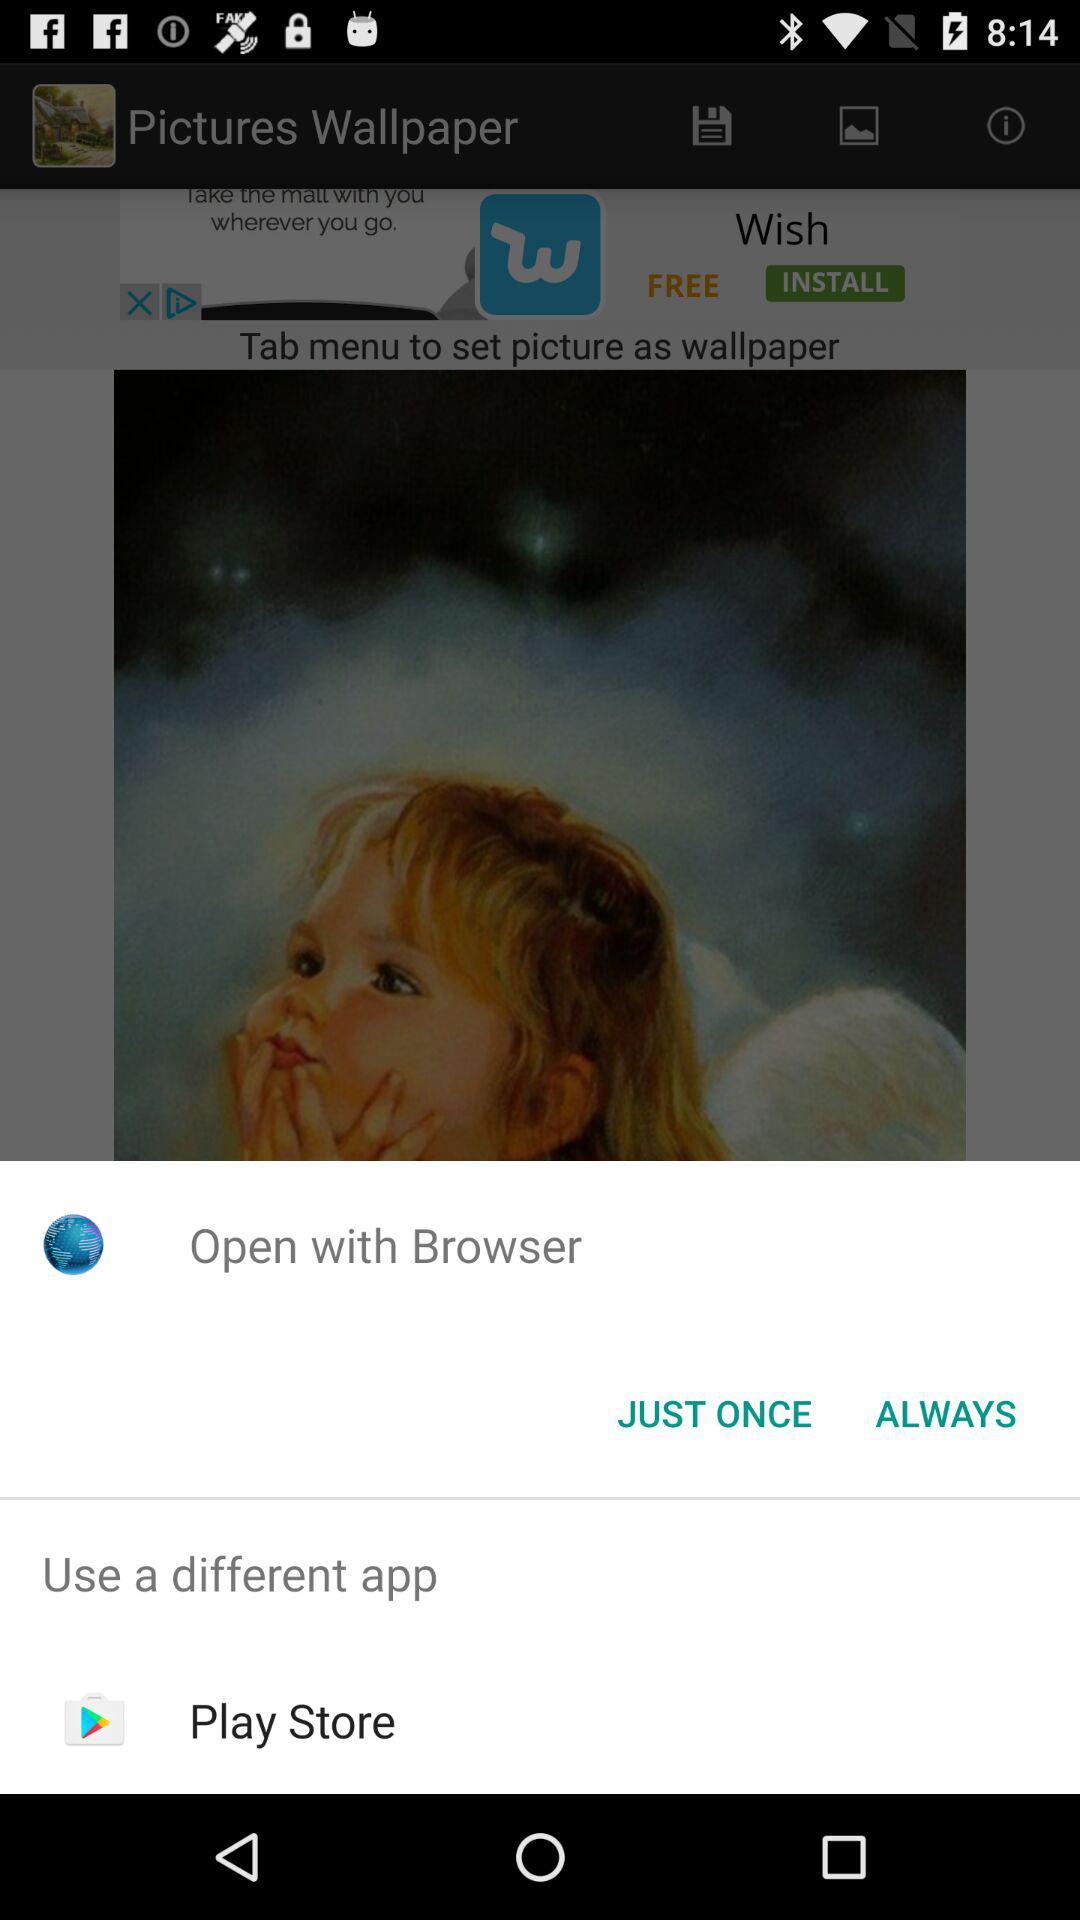 This screenshot has height=1920, width=1080. What do you see at coordinates (945, 1411) in the screenshot?
I see `item below open with browser` at bounding box center [945, 1411].